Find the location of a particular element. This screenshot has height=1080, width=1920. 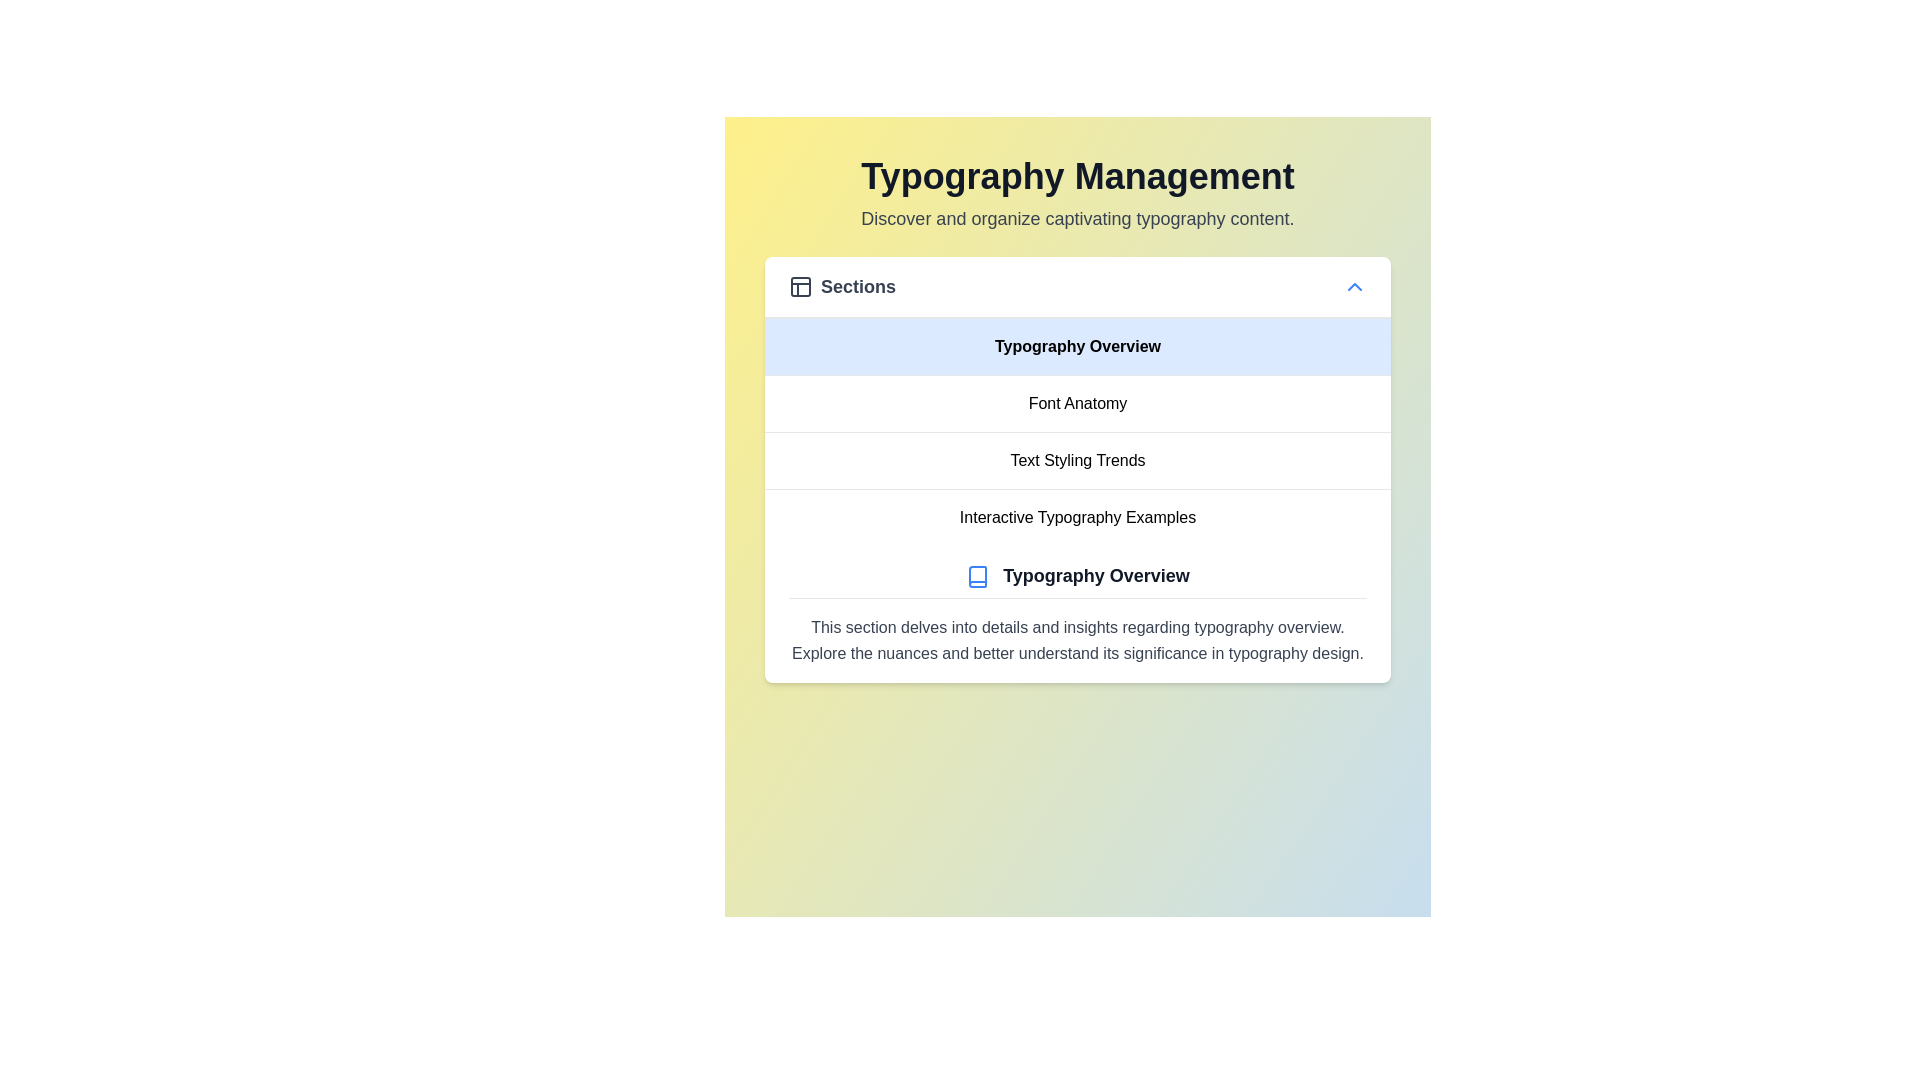

the icon resembling a window layout, which is located to the immediate left of the 'Sections' text in the header area of the panel-like component is located at coordinates (801, 286).